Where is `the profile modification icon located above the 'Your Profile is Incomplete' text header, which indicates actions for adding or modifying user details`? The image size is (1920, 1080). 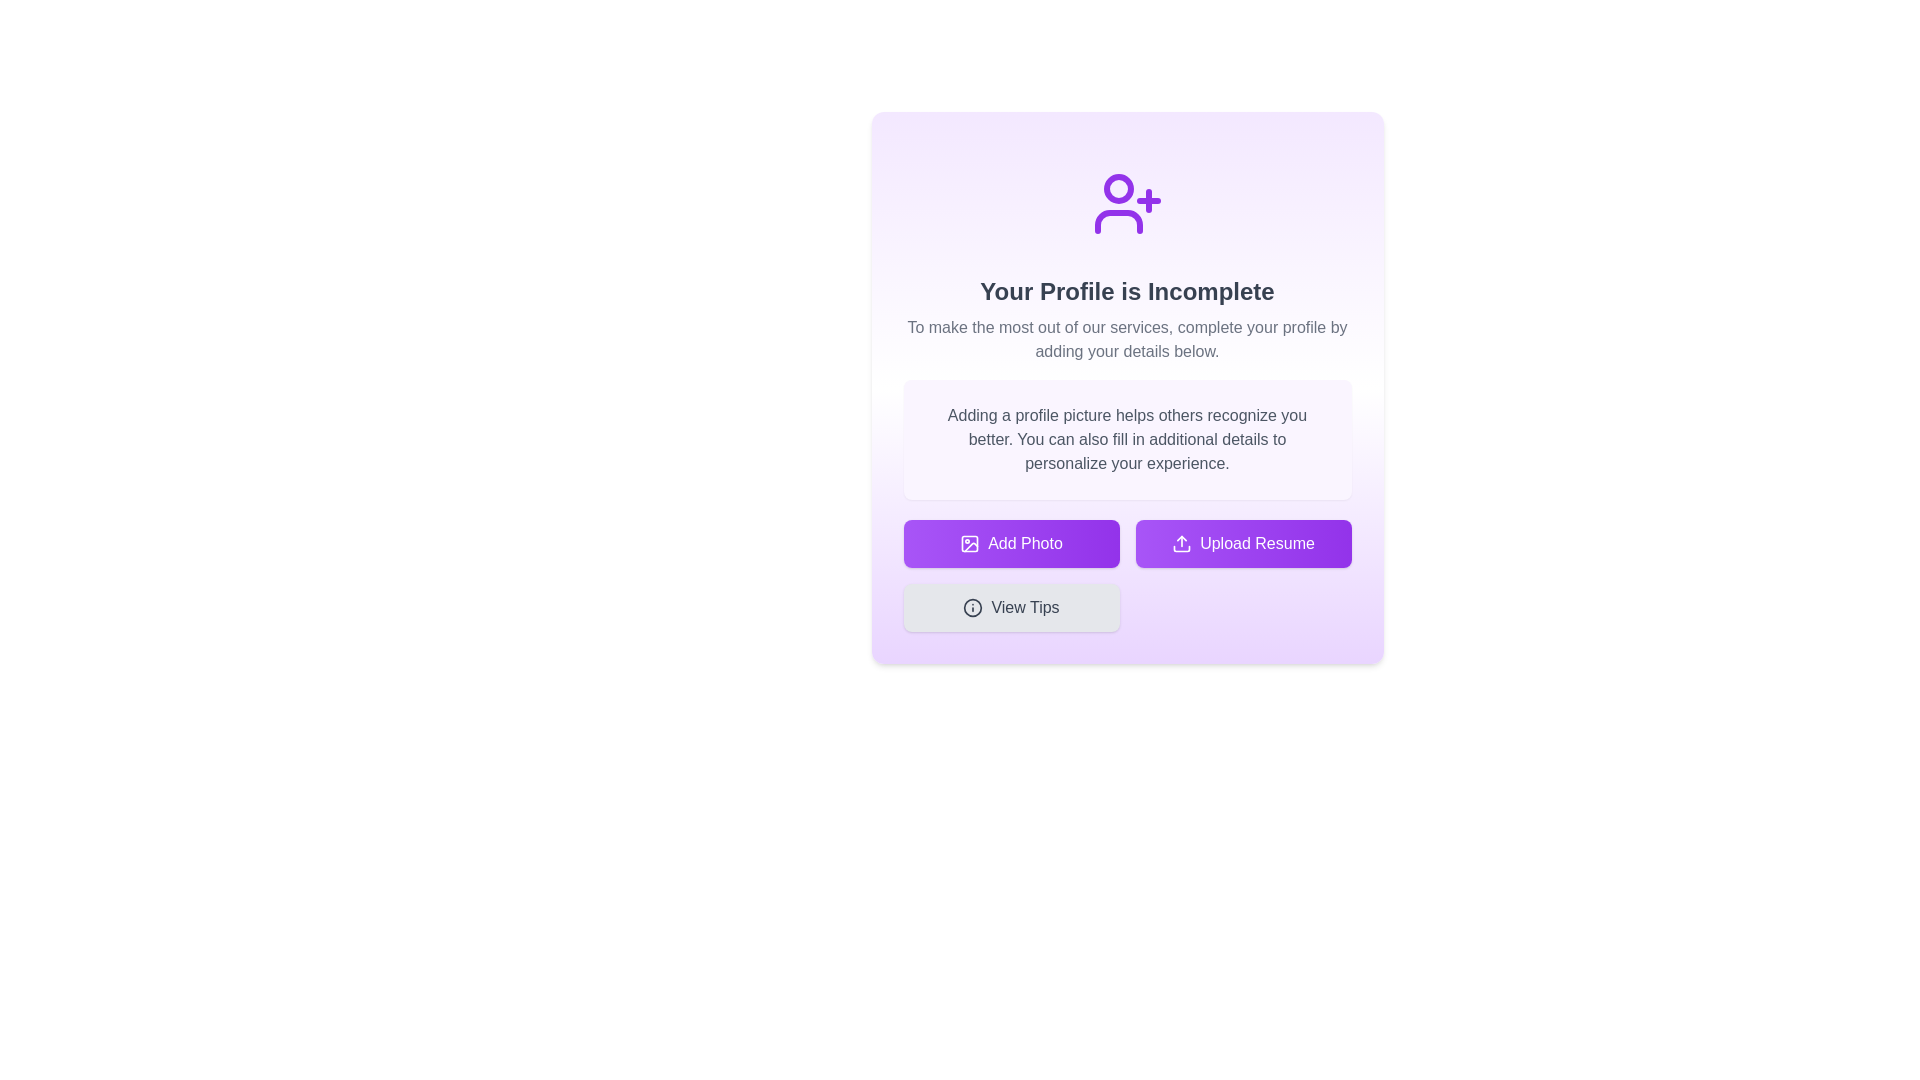
the profile modification icon located above the 'Your Profile is Incomplete' text header, which indicates actions for adding or modifying user details is located at coordinates (1127, 204).